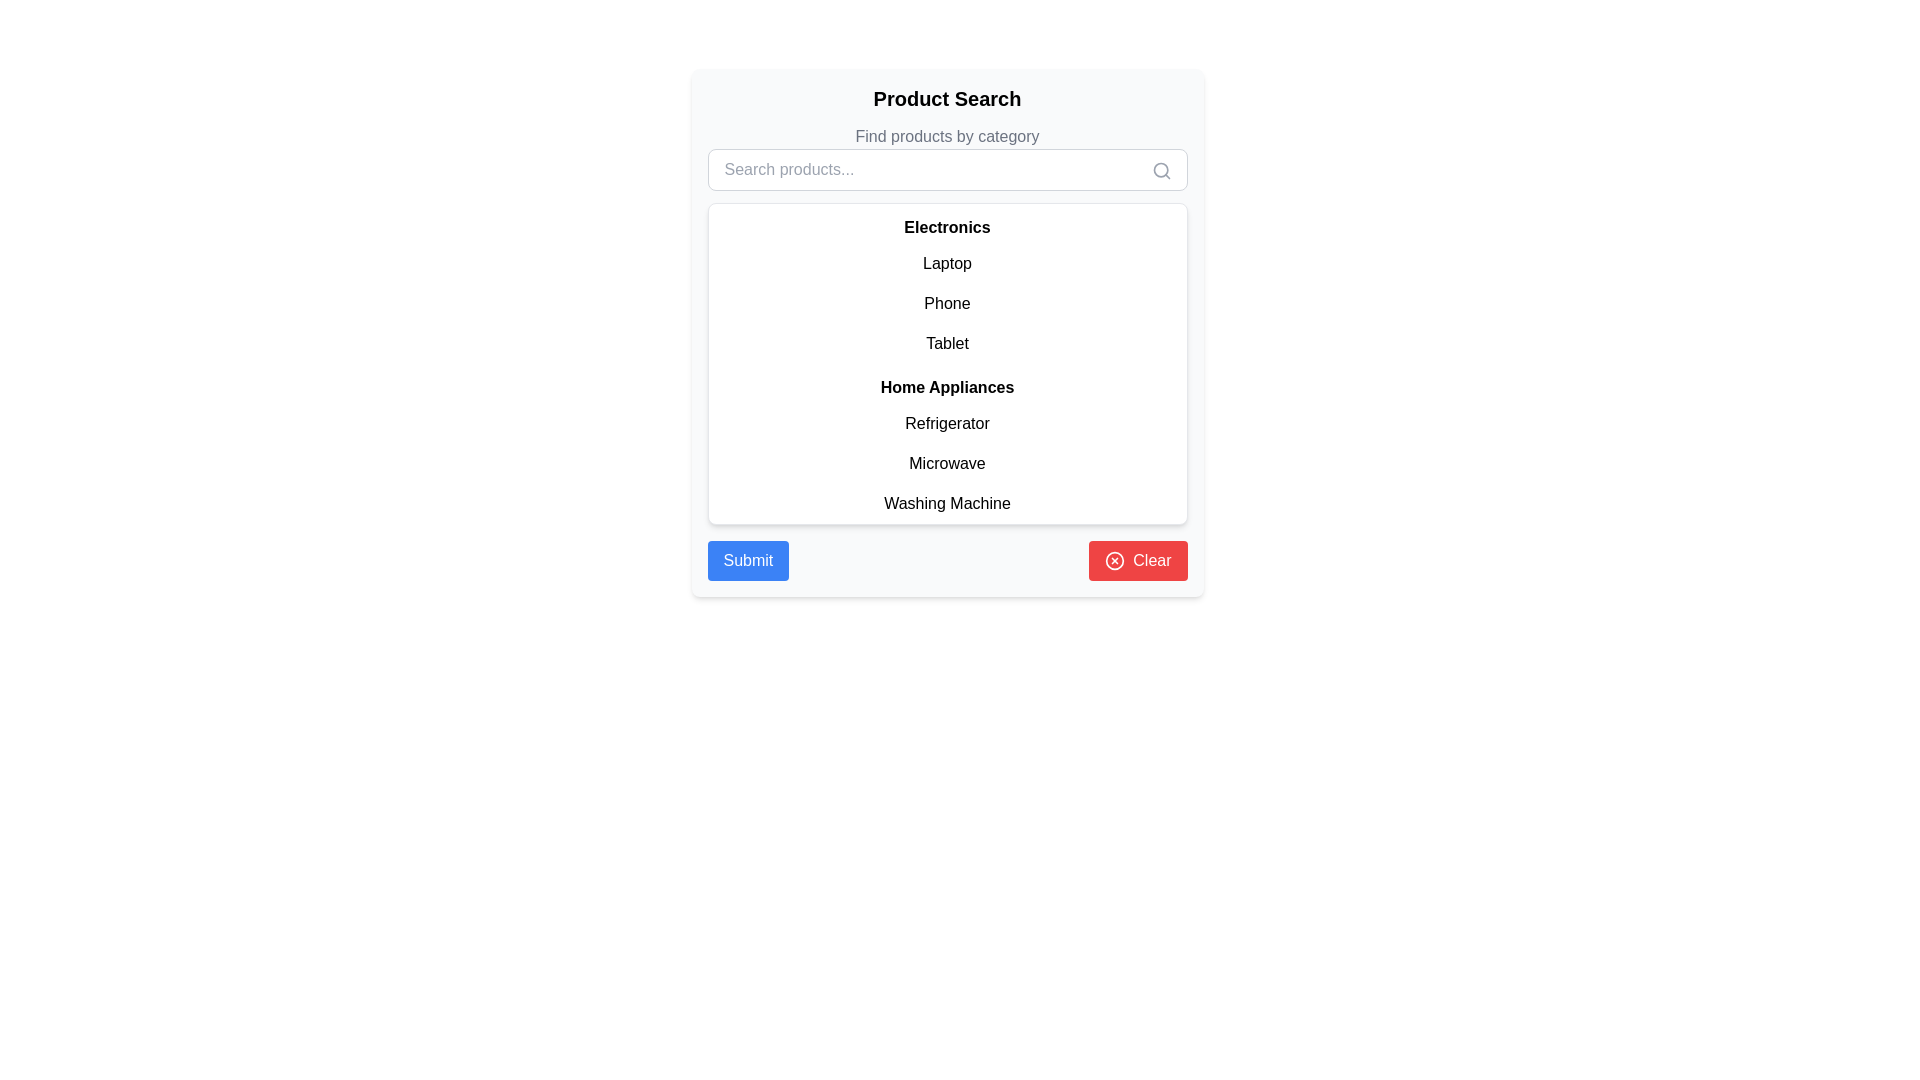 The height and width of the screenshot is (1080, 1920). What do you see at coordinates (1160, 169) in the screenshot?
I see `the circular part of the search icon located on the right-hand side inside the input bar for searching products` at bounding box center [1160, 169].